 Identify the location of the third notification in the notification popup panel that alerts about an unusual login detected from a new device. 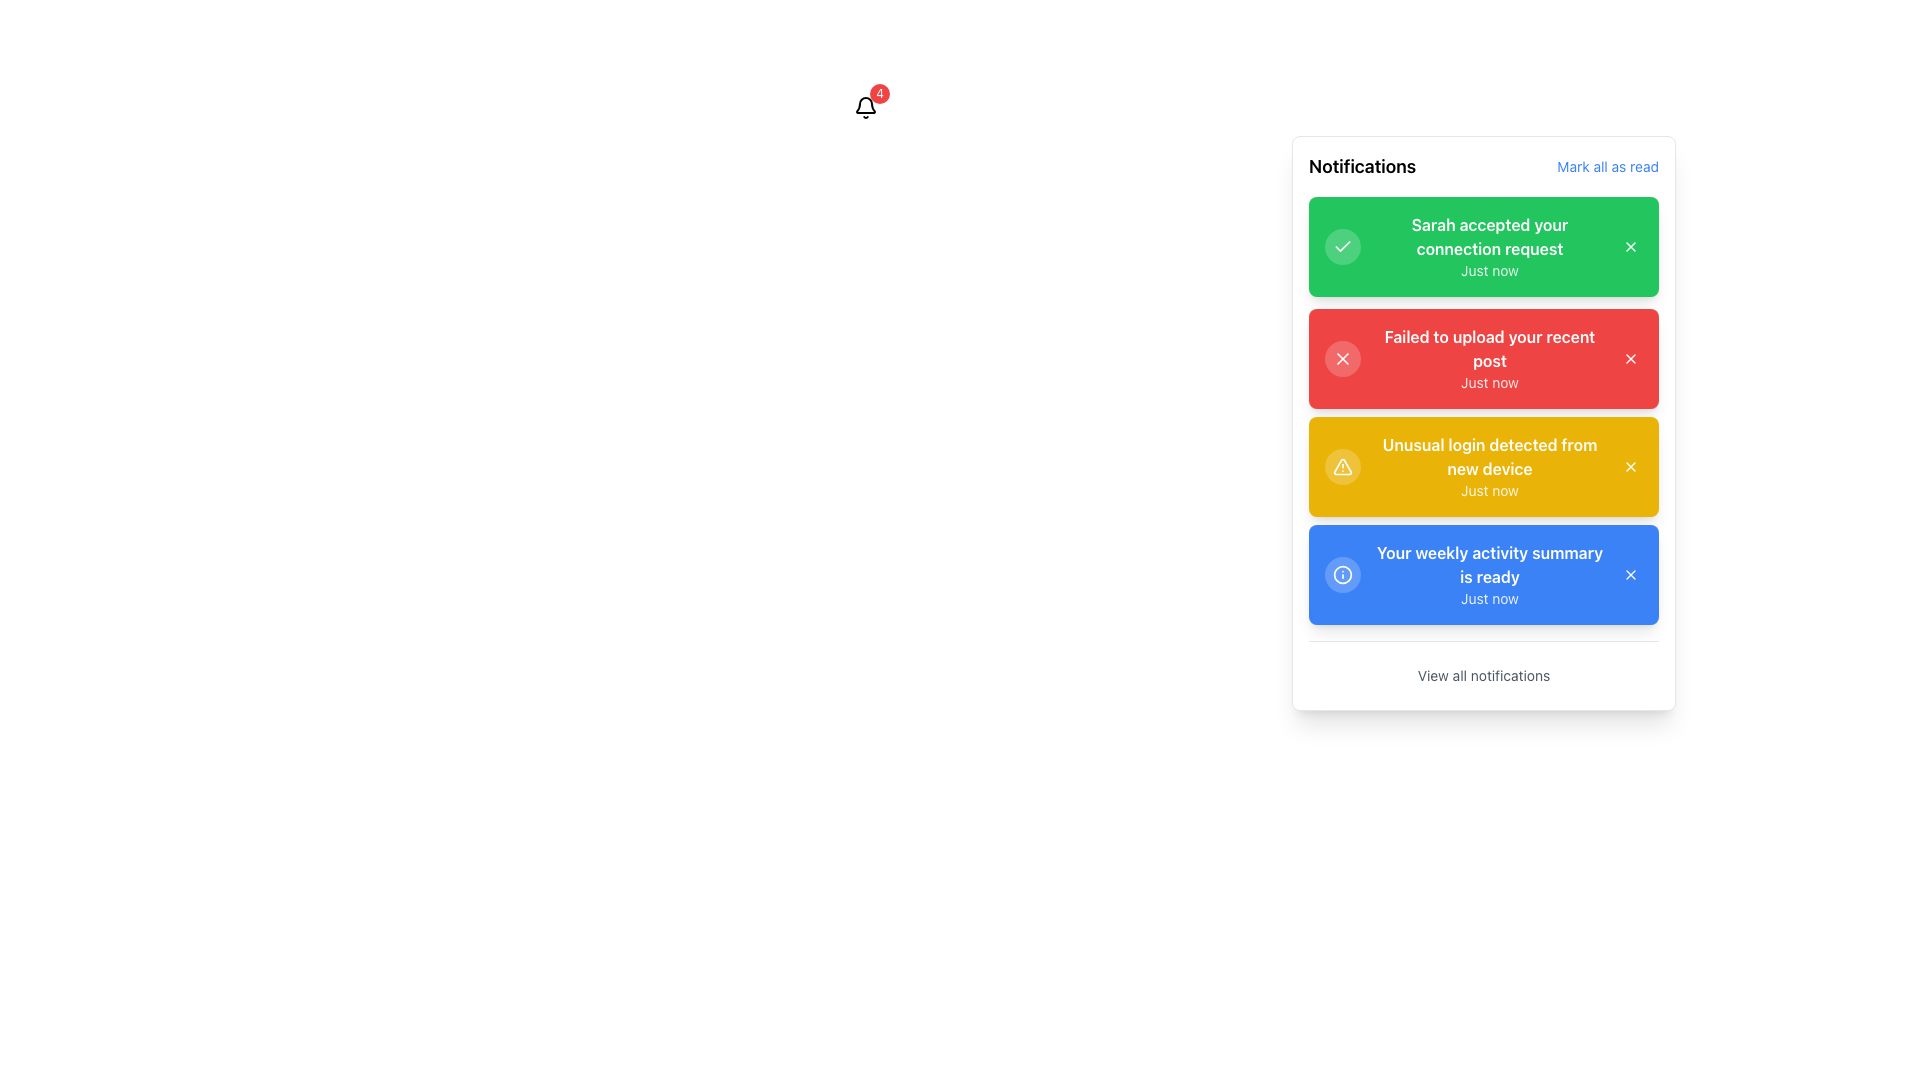
(1489, 466).